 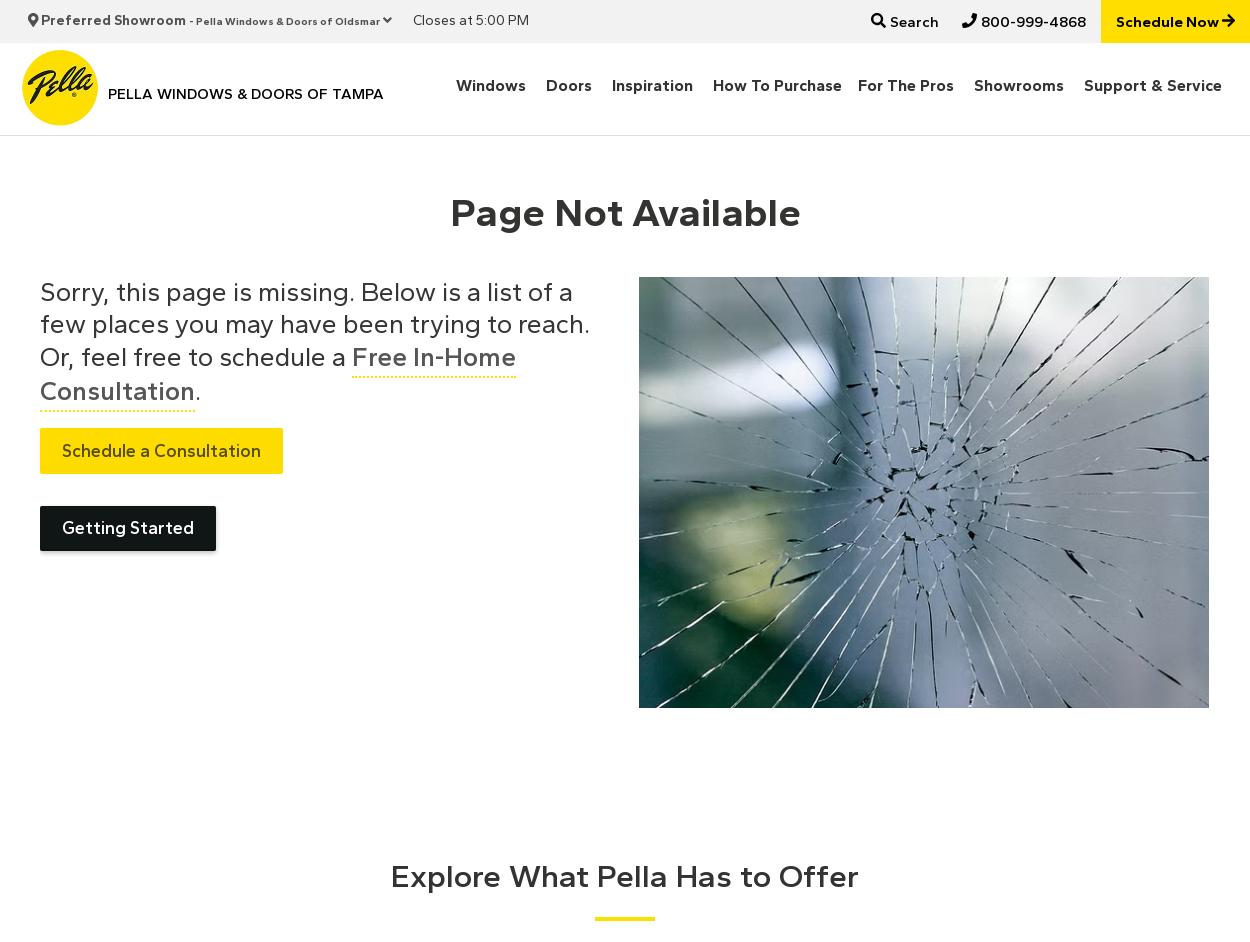 I want to click on '800-999-4868', so click(x=1030, y=21).